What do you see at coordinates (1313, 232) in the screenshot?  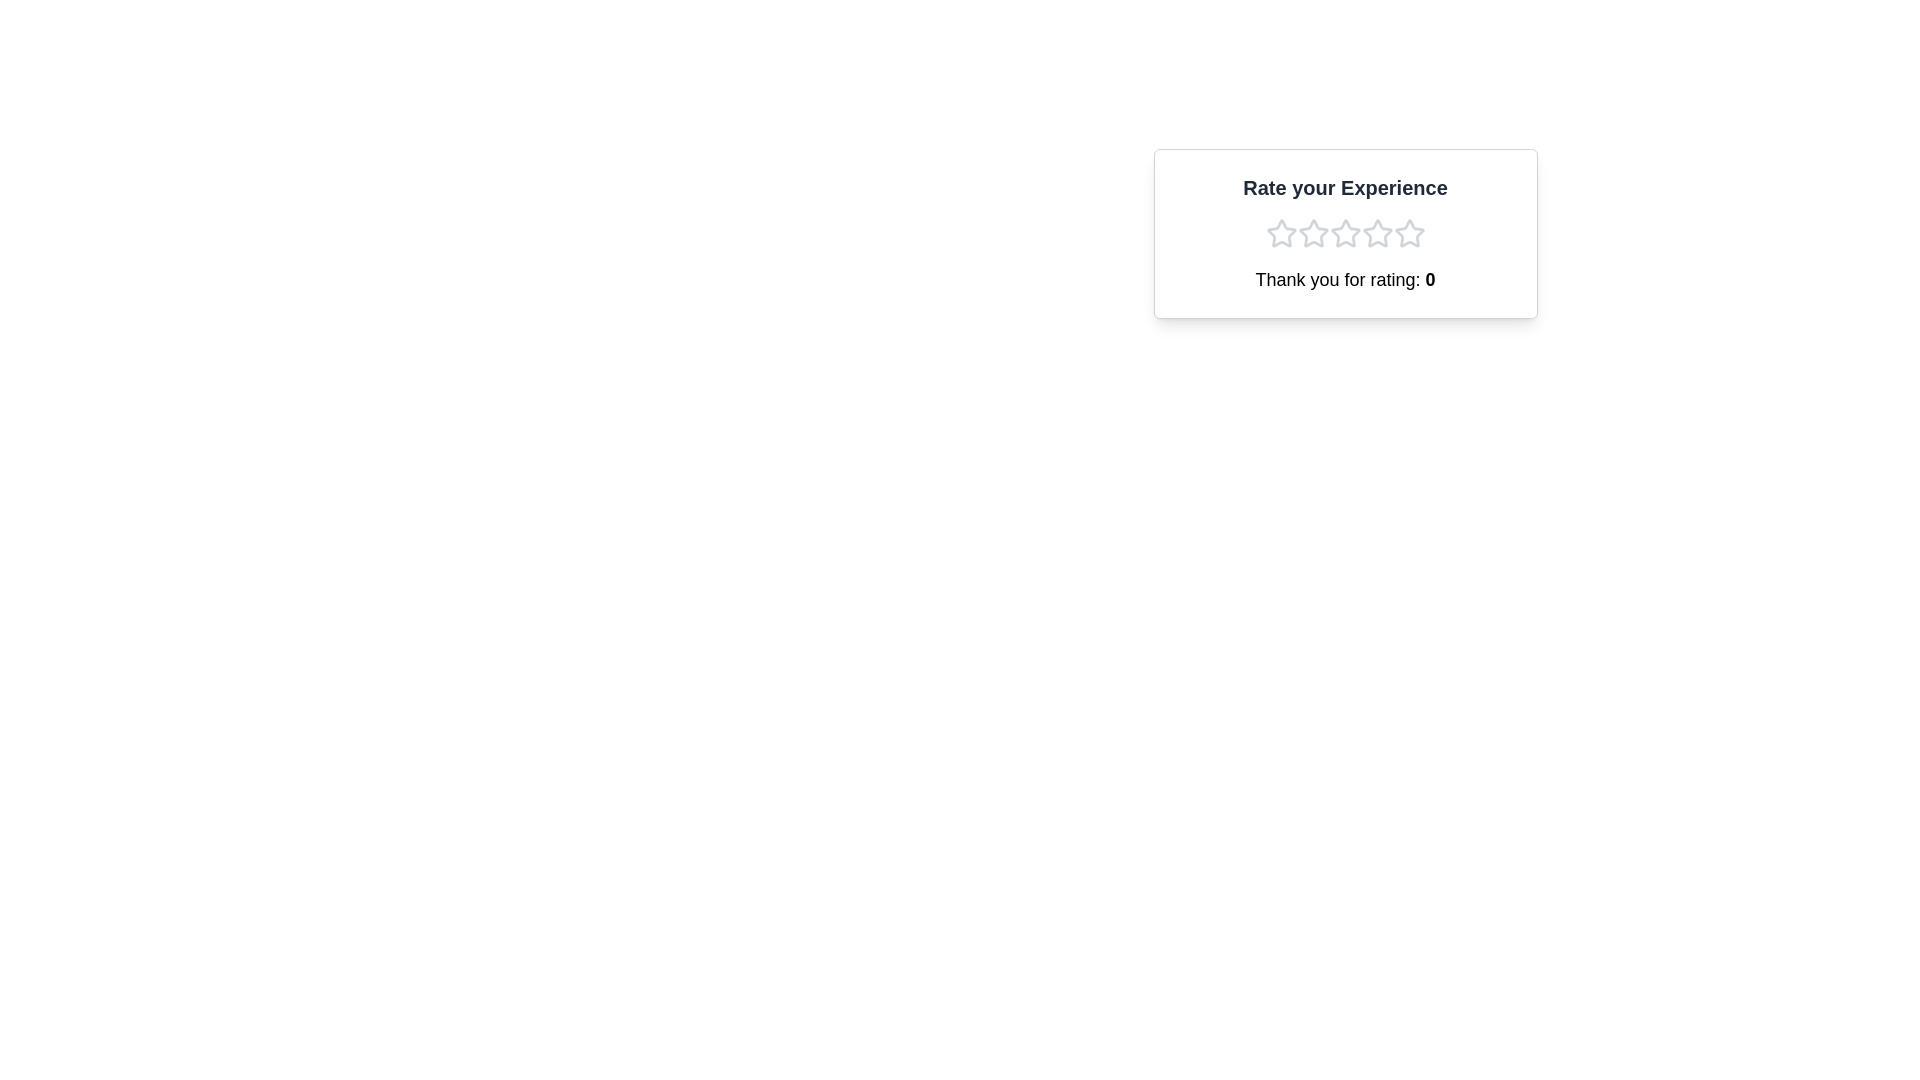 I see `the first star icon in the rating system to assign a rating, located in the card with the text 'Rate your Experience'` at bounding box center [1313, 232].